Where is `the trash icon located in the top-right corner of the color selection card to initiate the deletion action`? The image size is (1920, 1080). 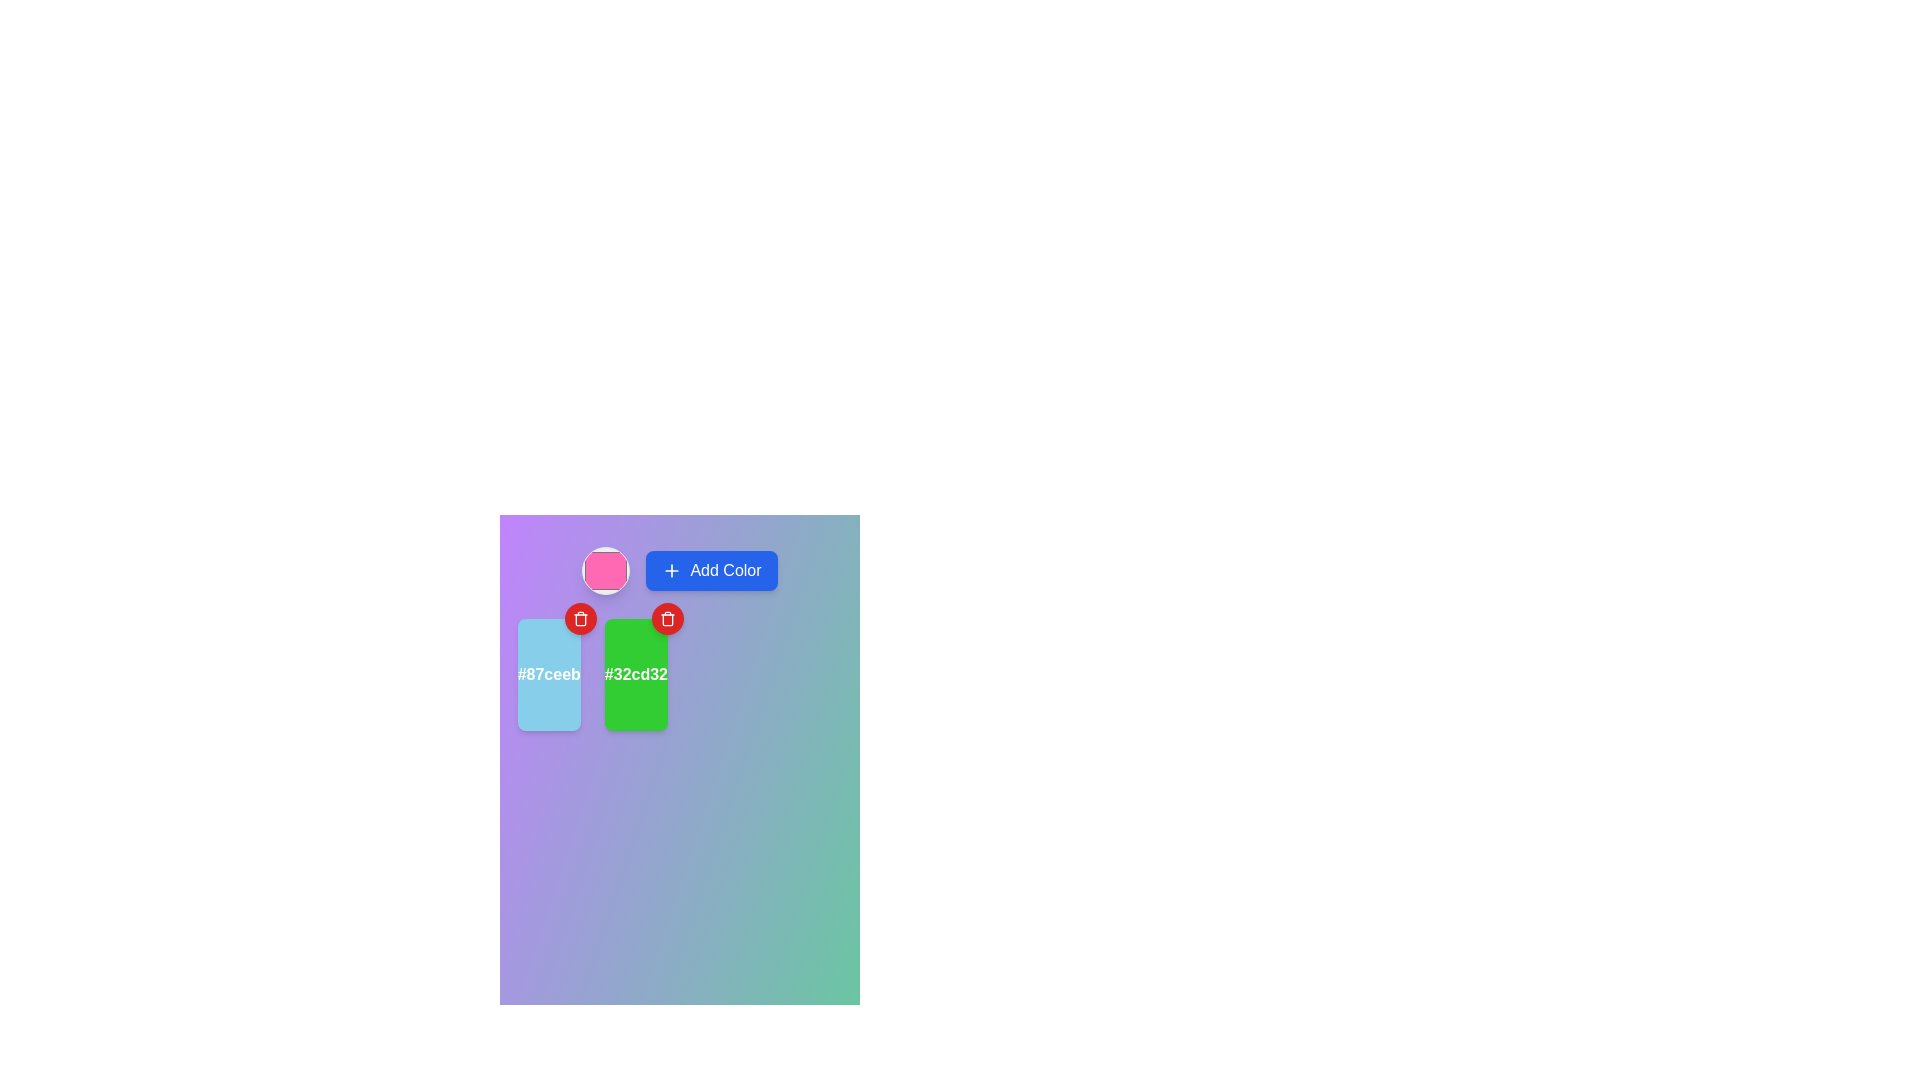 the trash icon located in the top-right corner of the color selection card to initiate the deletion action is located at coordinates (579, 617).